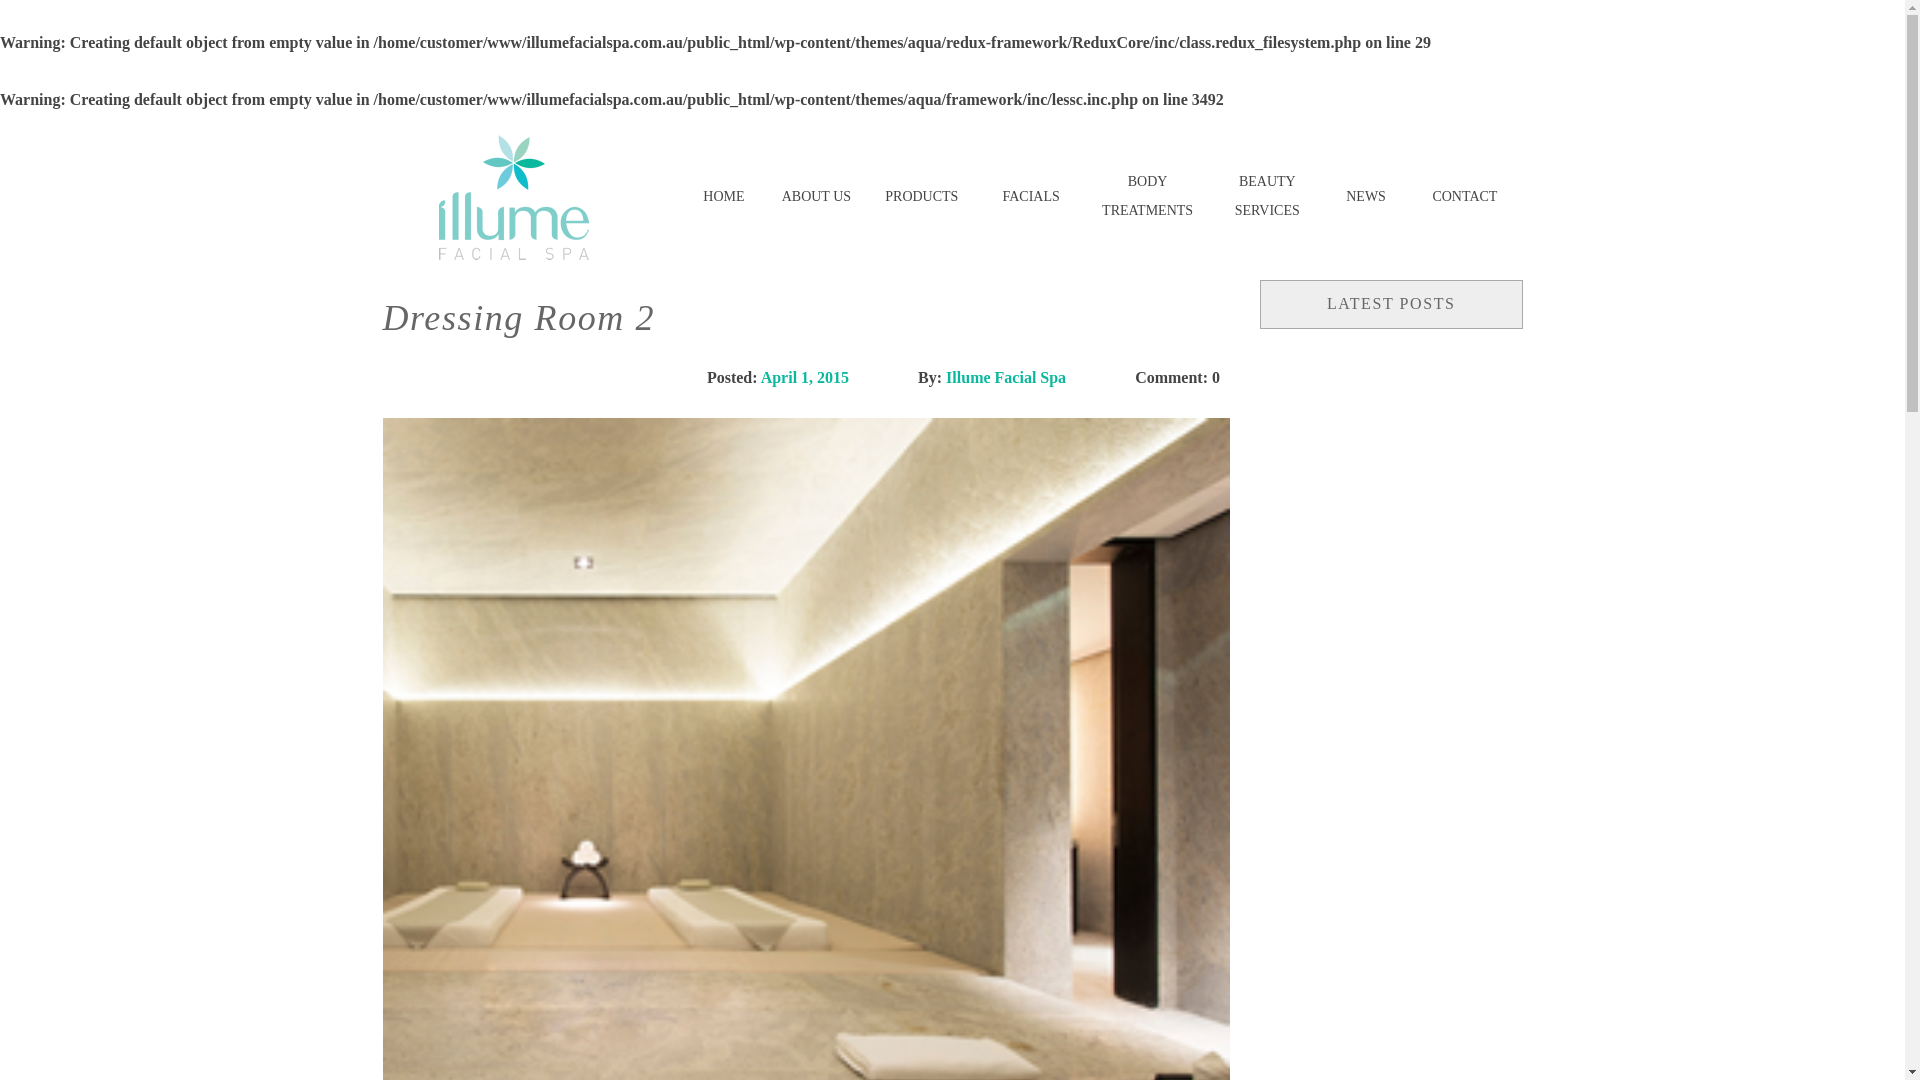  Describe the element at coordinates (1030, 197) in the screenshot. I see `'FACIALS'` at that location.